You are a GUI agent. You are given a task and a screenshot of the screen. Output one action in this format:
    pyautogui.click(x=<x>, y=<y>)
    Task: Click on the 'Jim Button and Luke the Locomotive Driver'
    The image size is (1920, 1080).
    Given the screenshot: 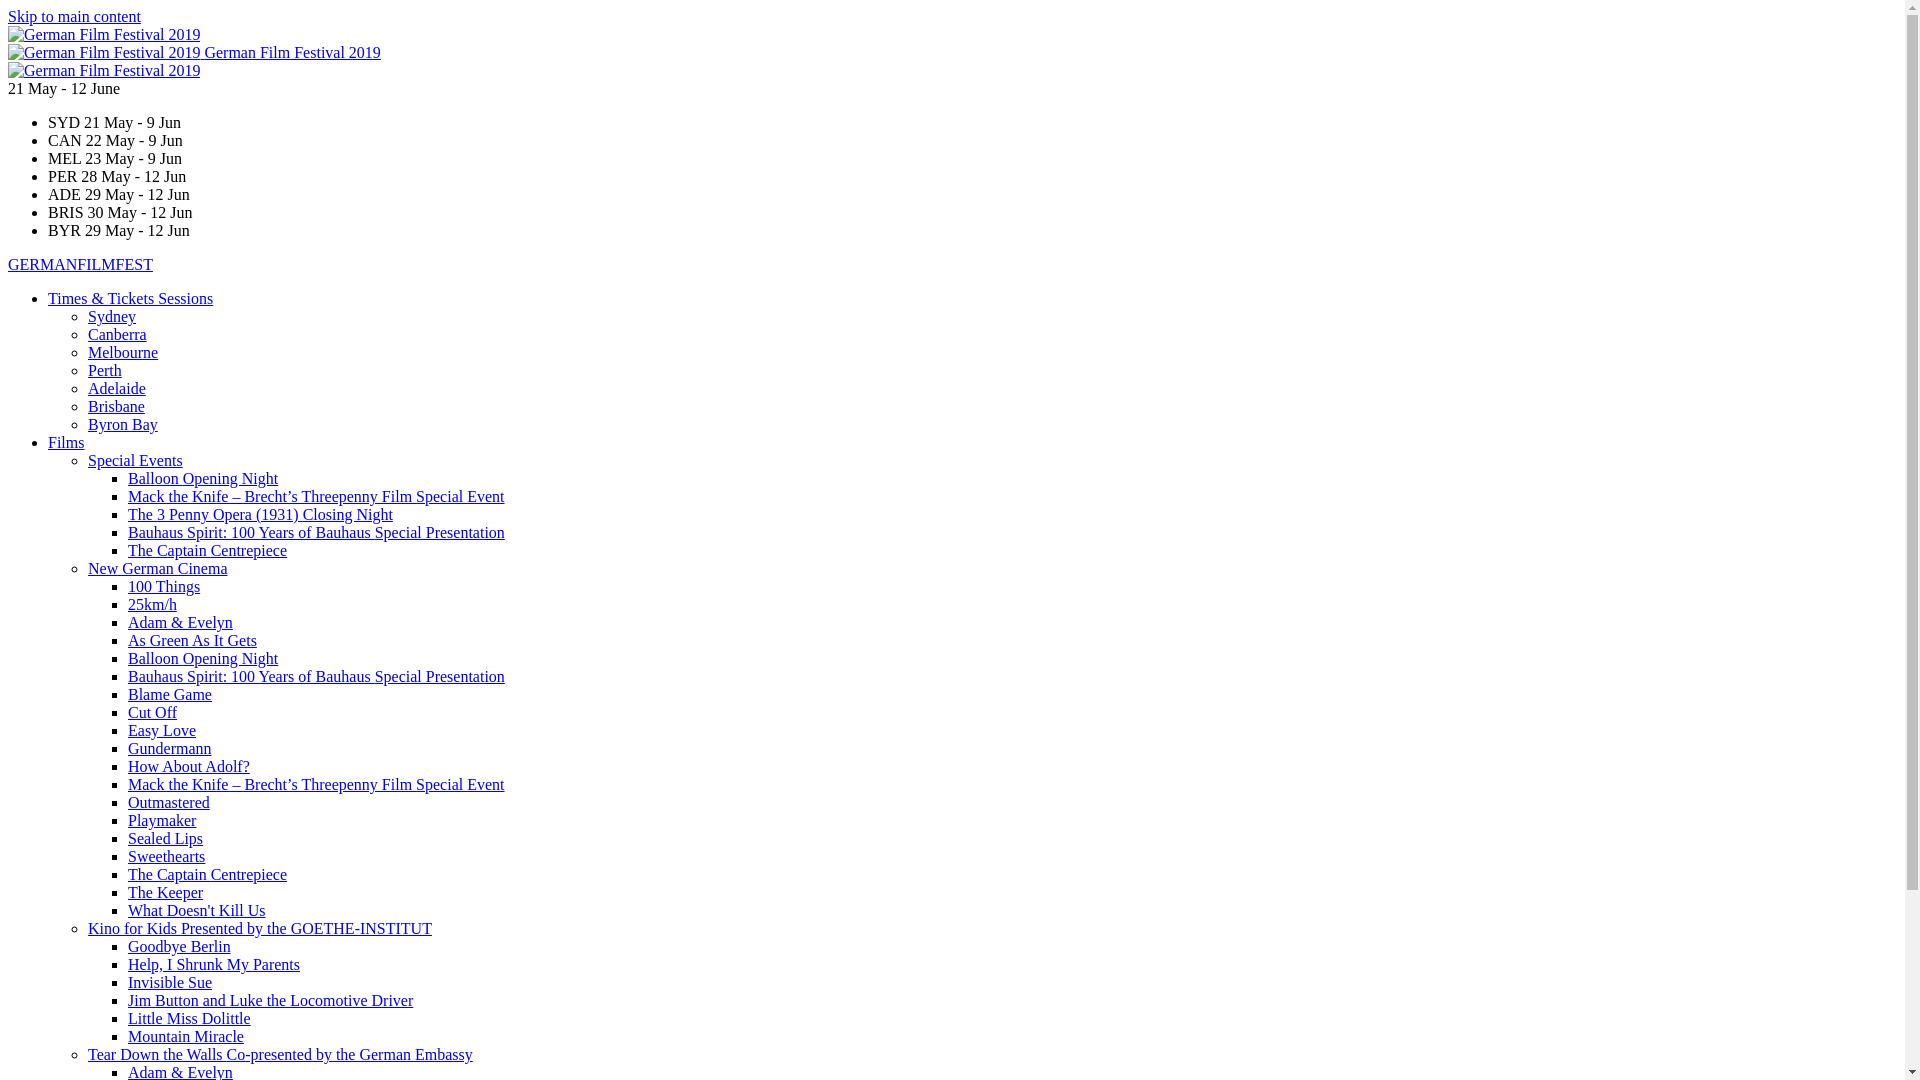 What is the action you would take?
    pyautogui.click(x=269, y=1000)
    